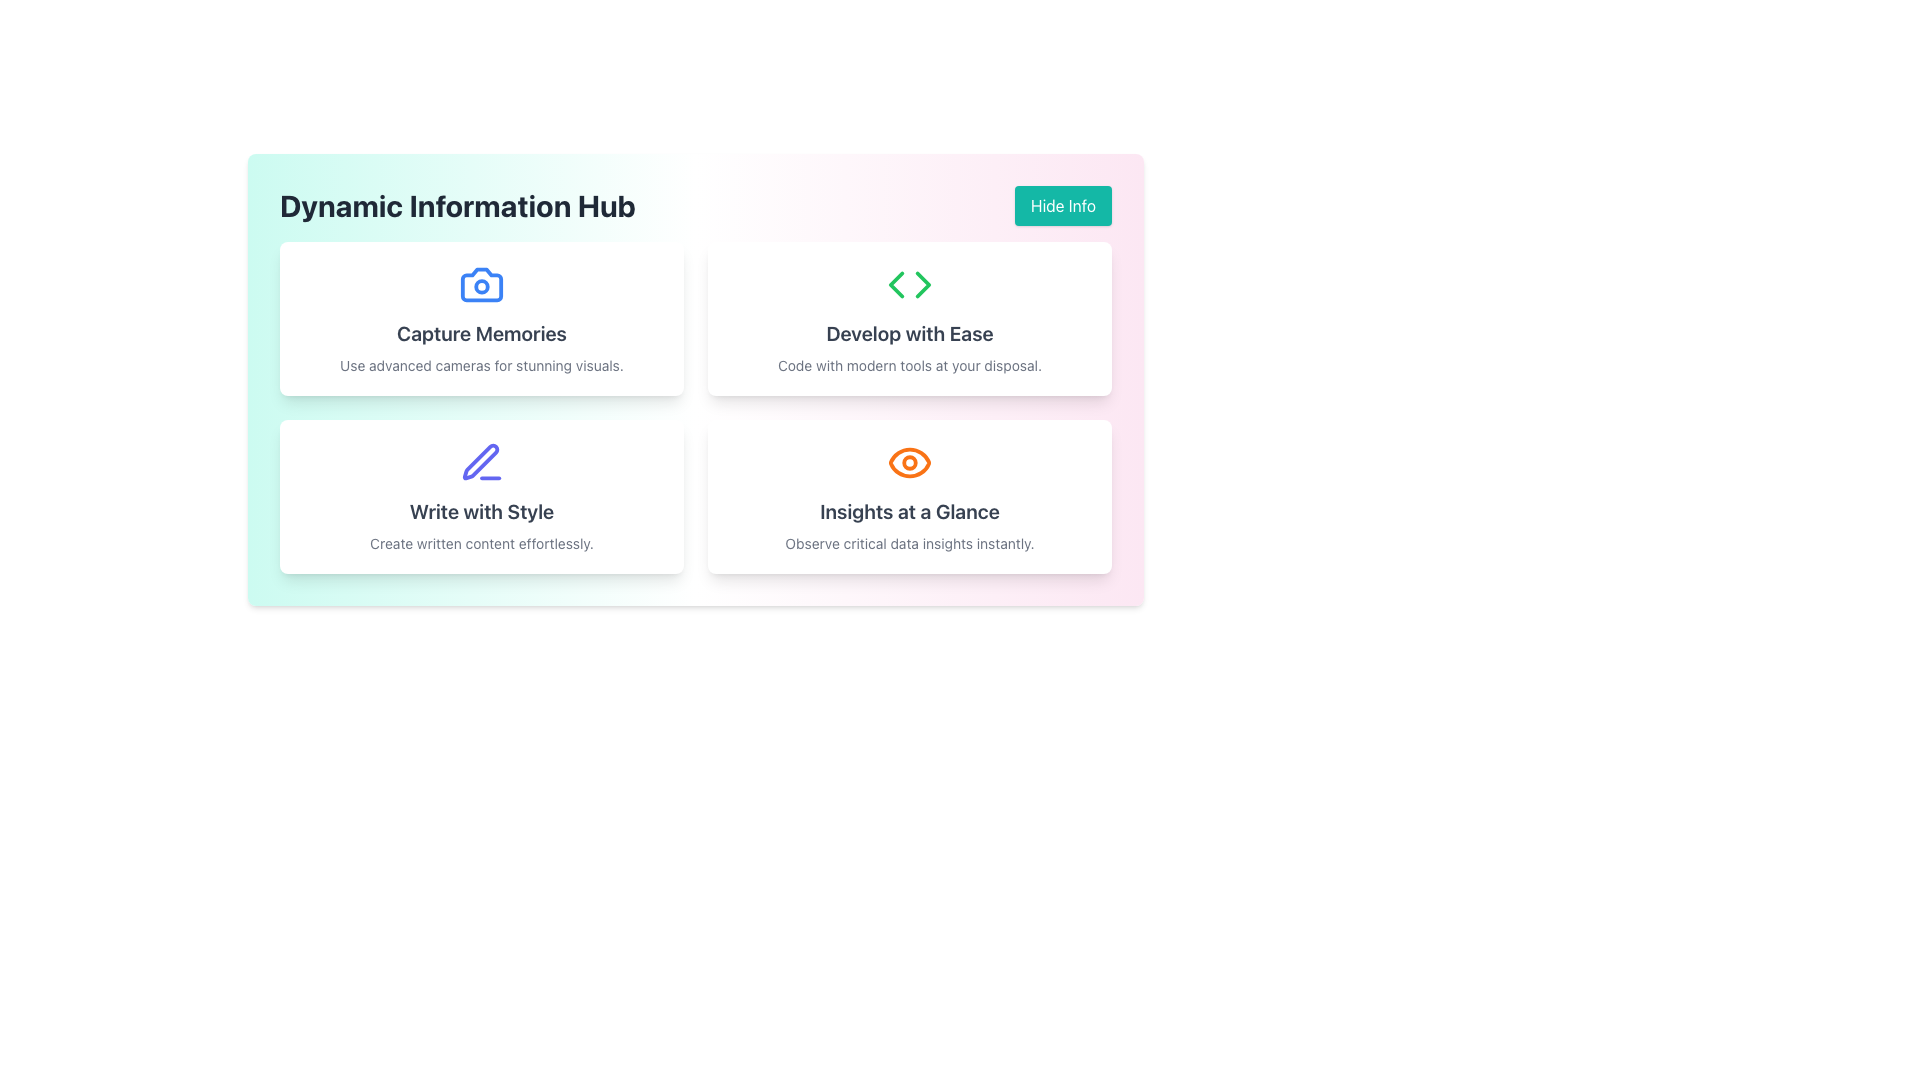 Image resolution: width=1920 pixels, height=1080 pixels. What do you see at coordinates (922, 285) in the screenshot?
I see `the right arrow icon in the 'Develop with Ease' section, which signifies action or direction for navigation` at bounding box center [922, 285].